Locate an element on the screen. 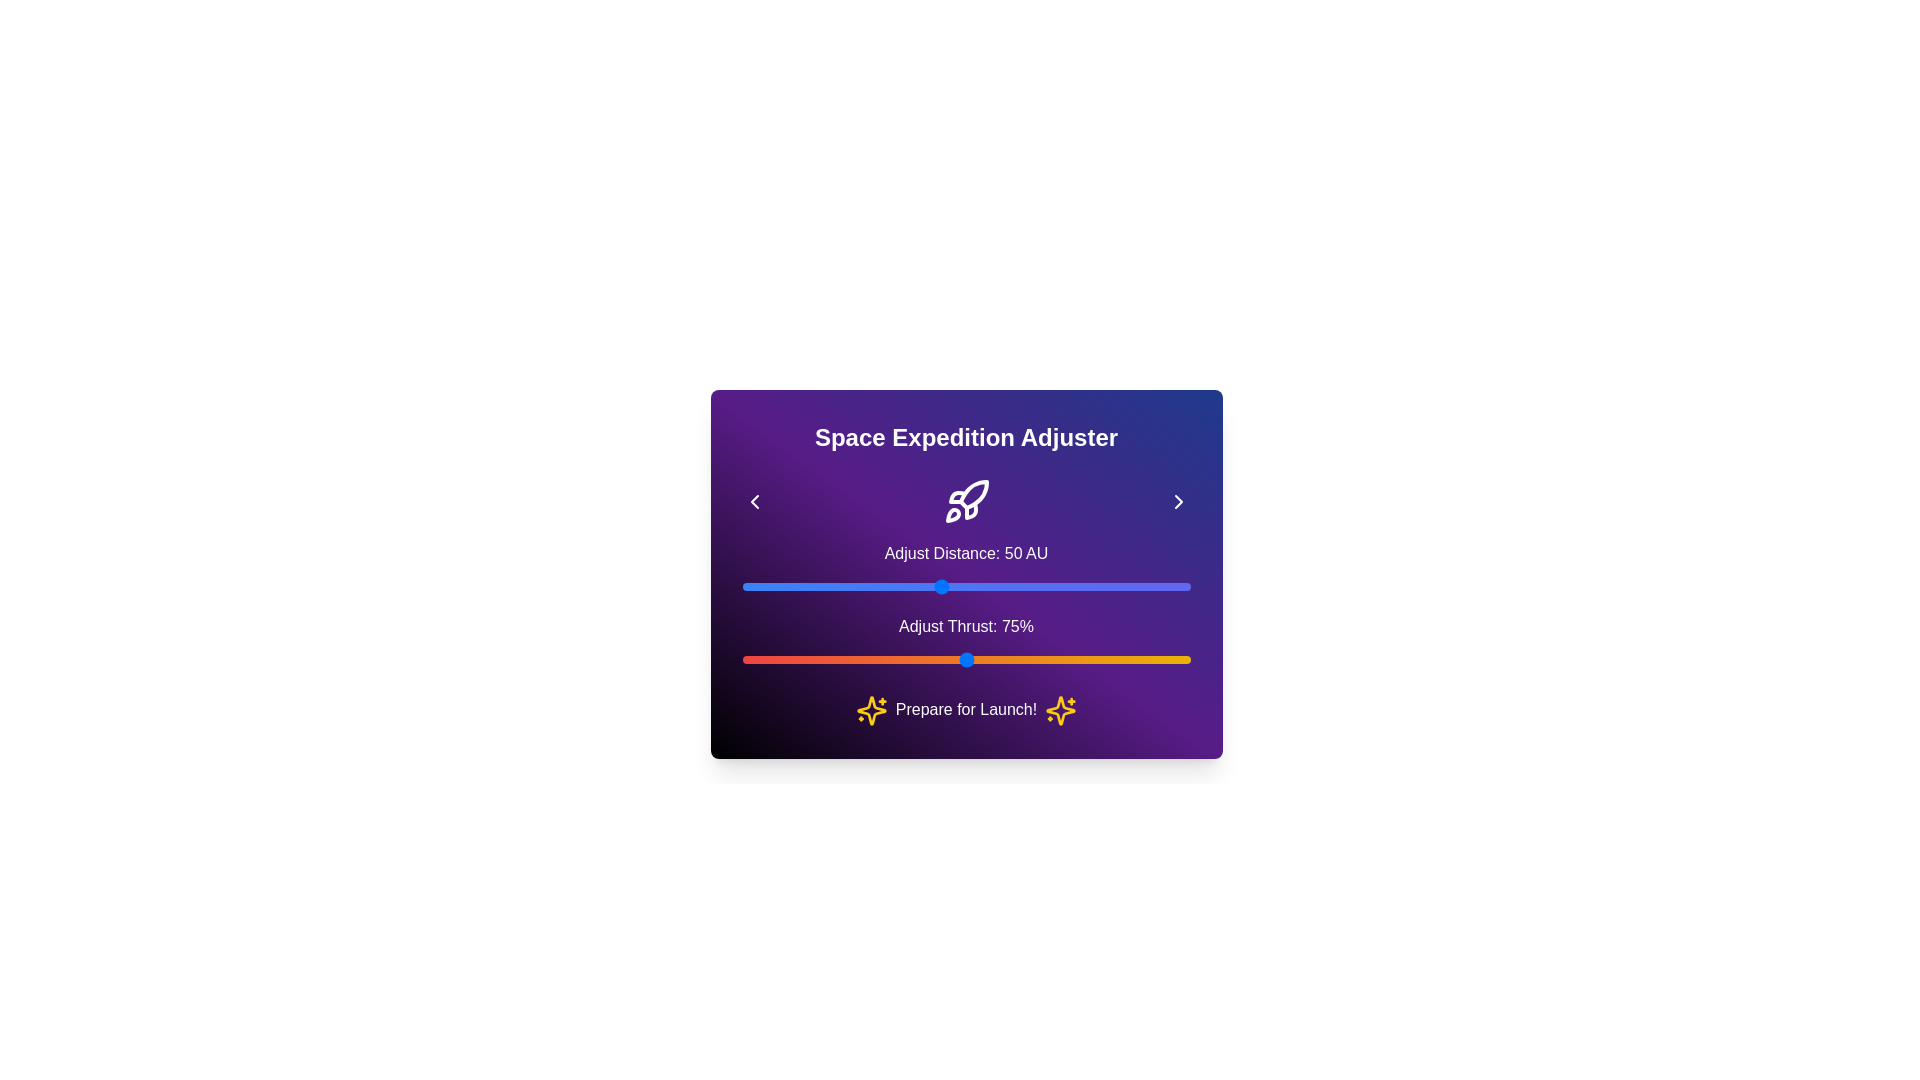 This screenshot has width=1920, height=1080. the distance slider to 54 AU is located at coordinates (961, 585).